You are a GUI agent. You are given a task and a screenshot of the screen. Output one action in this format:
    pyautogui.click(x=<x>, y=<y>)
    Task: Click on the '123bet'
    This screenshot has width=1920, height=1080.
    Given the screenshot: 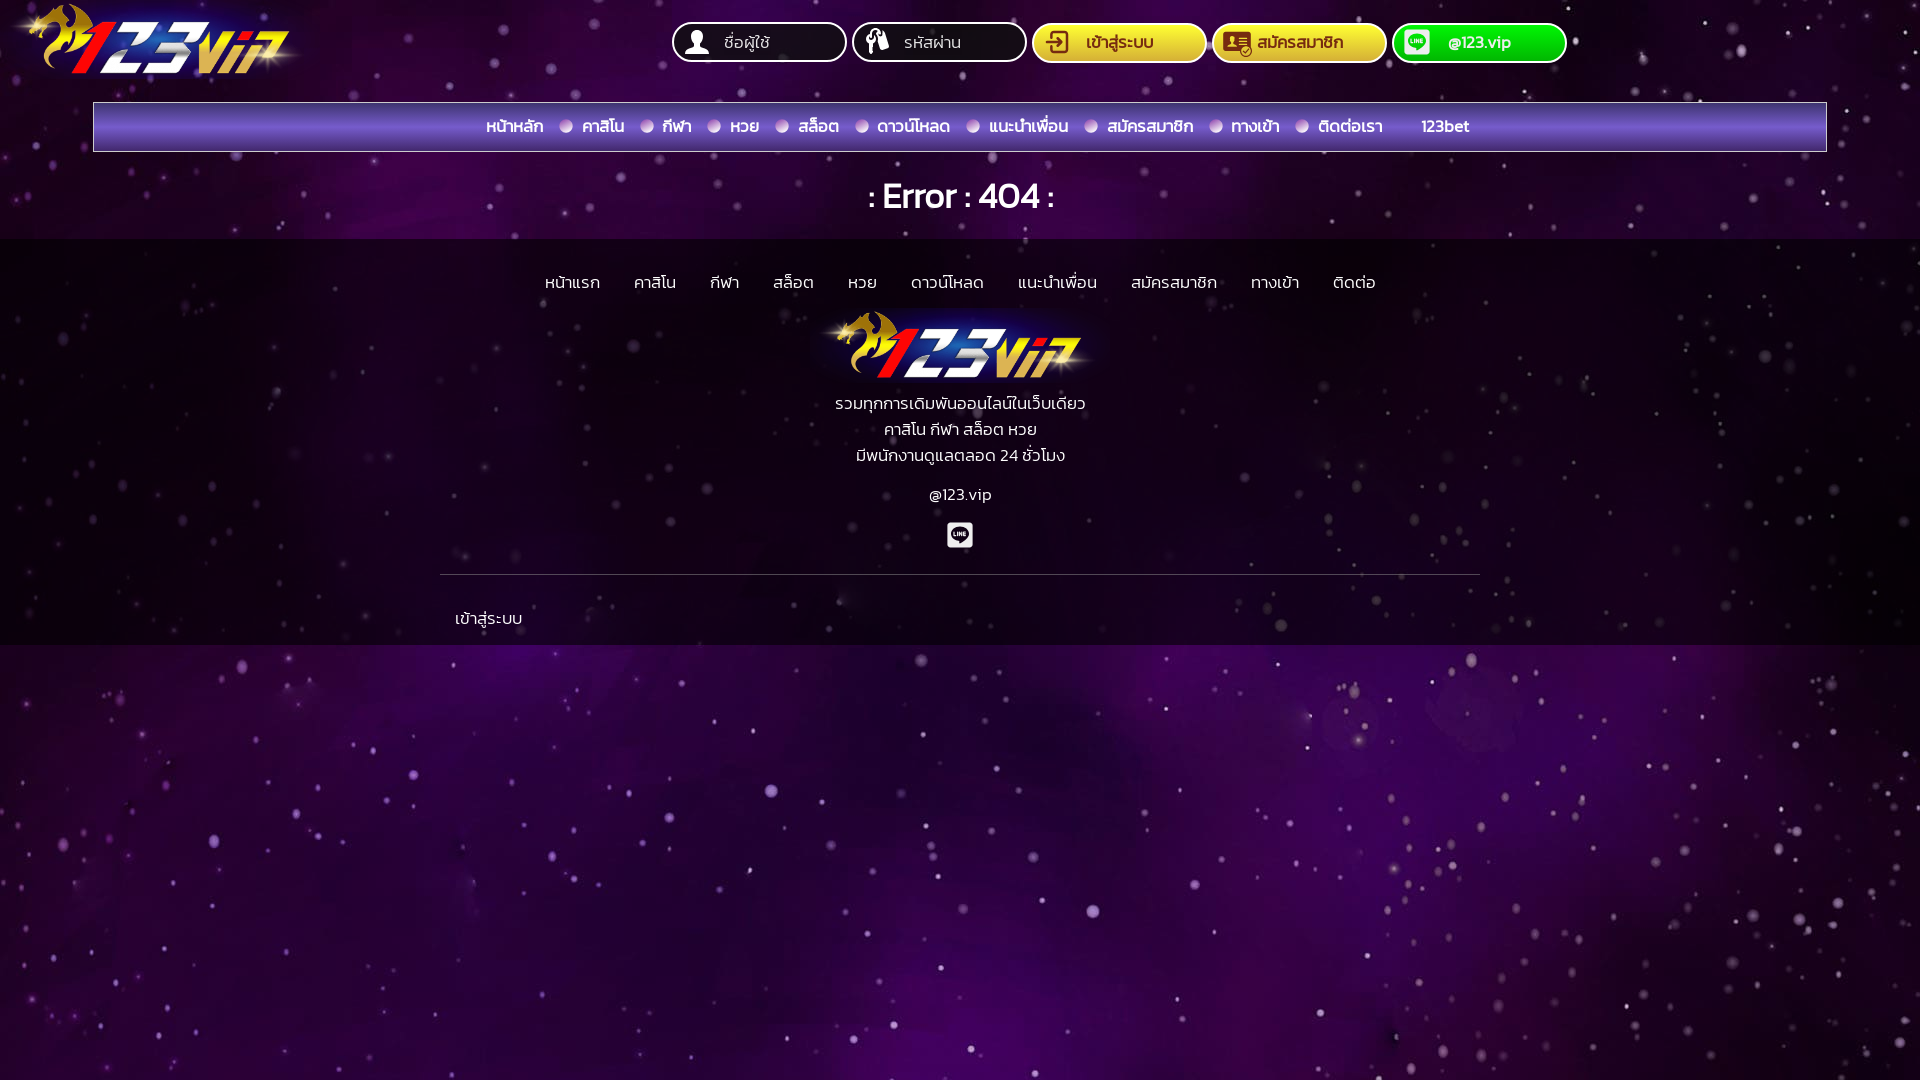 What is the action you would take?
    pyautogui.click(x=1444, y=126)
    